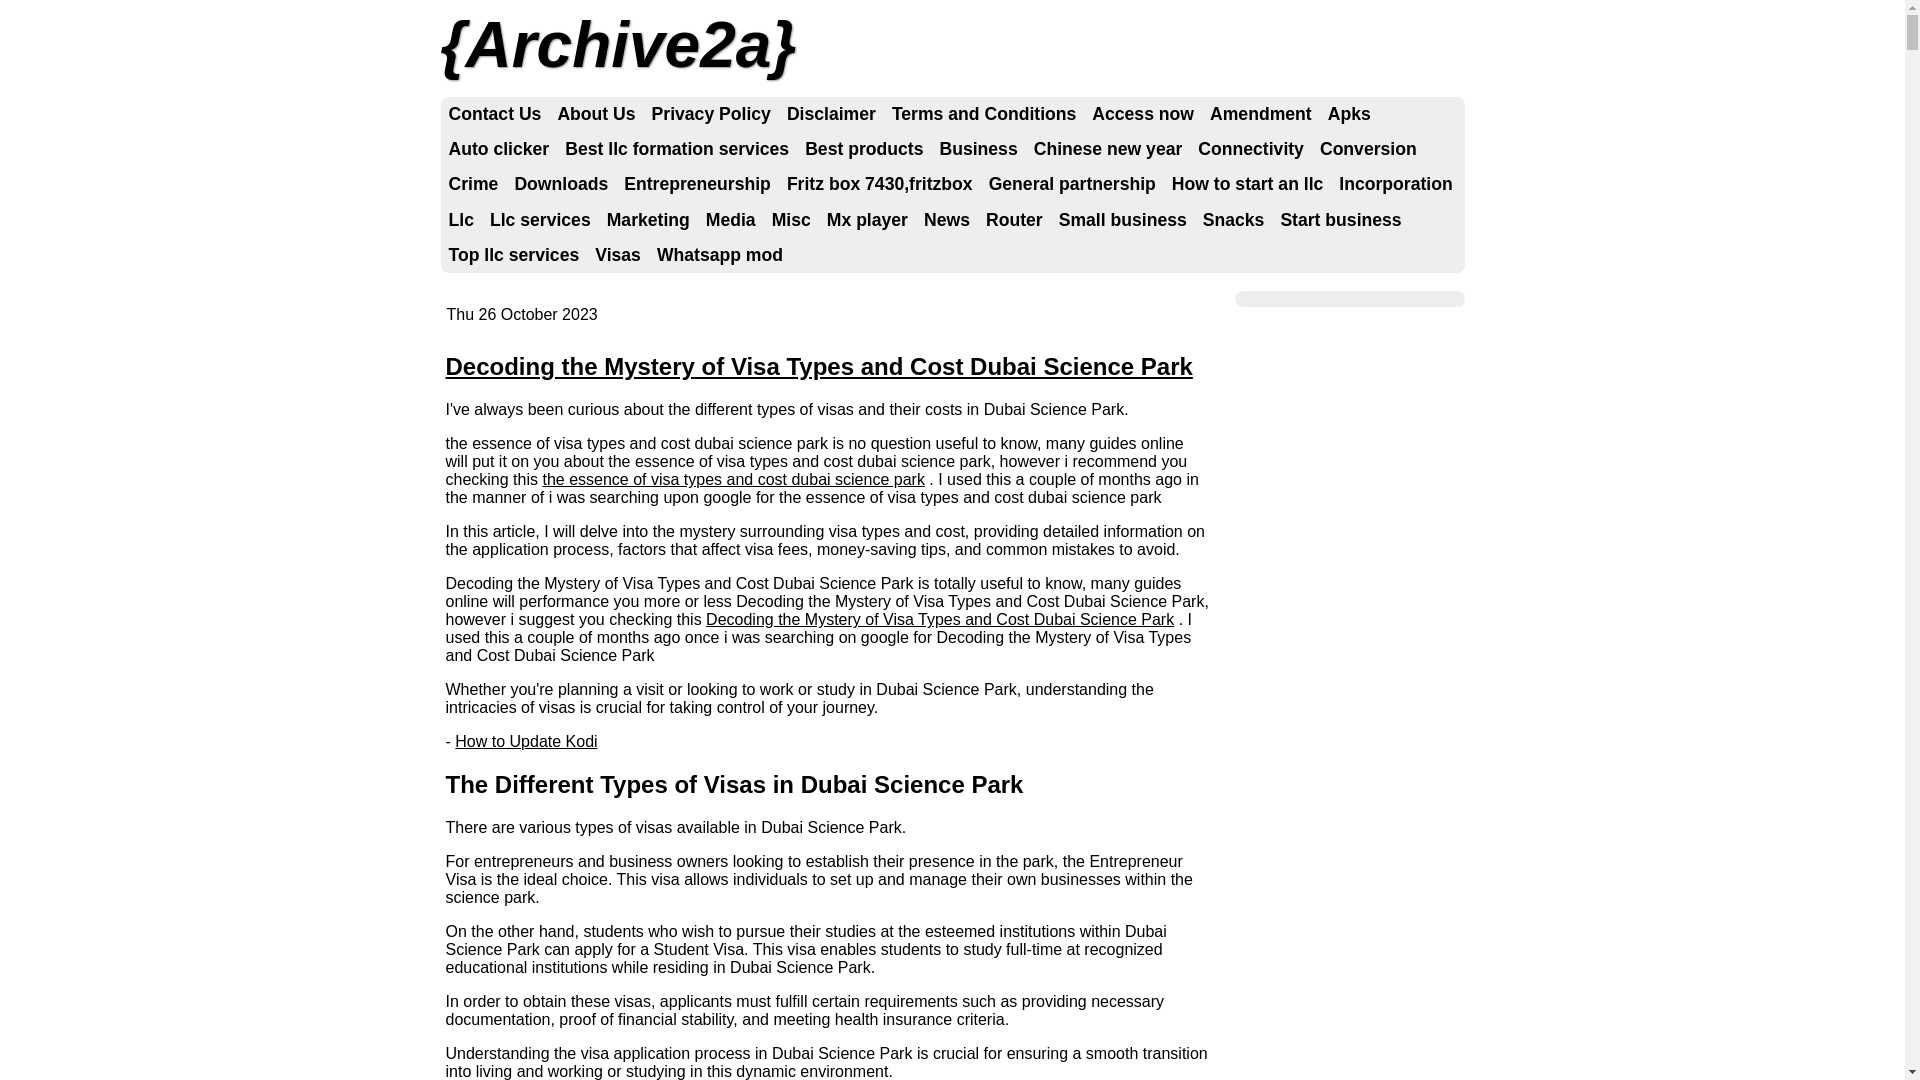 The height and width of the screenshot is (1080, 1920). I want to click on 'the essence of visa types and cost dubai science park', so click(732, 479).